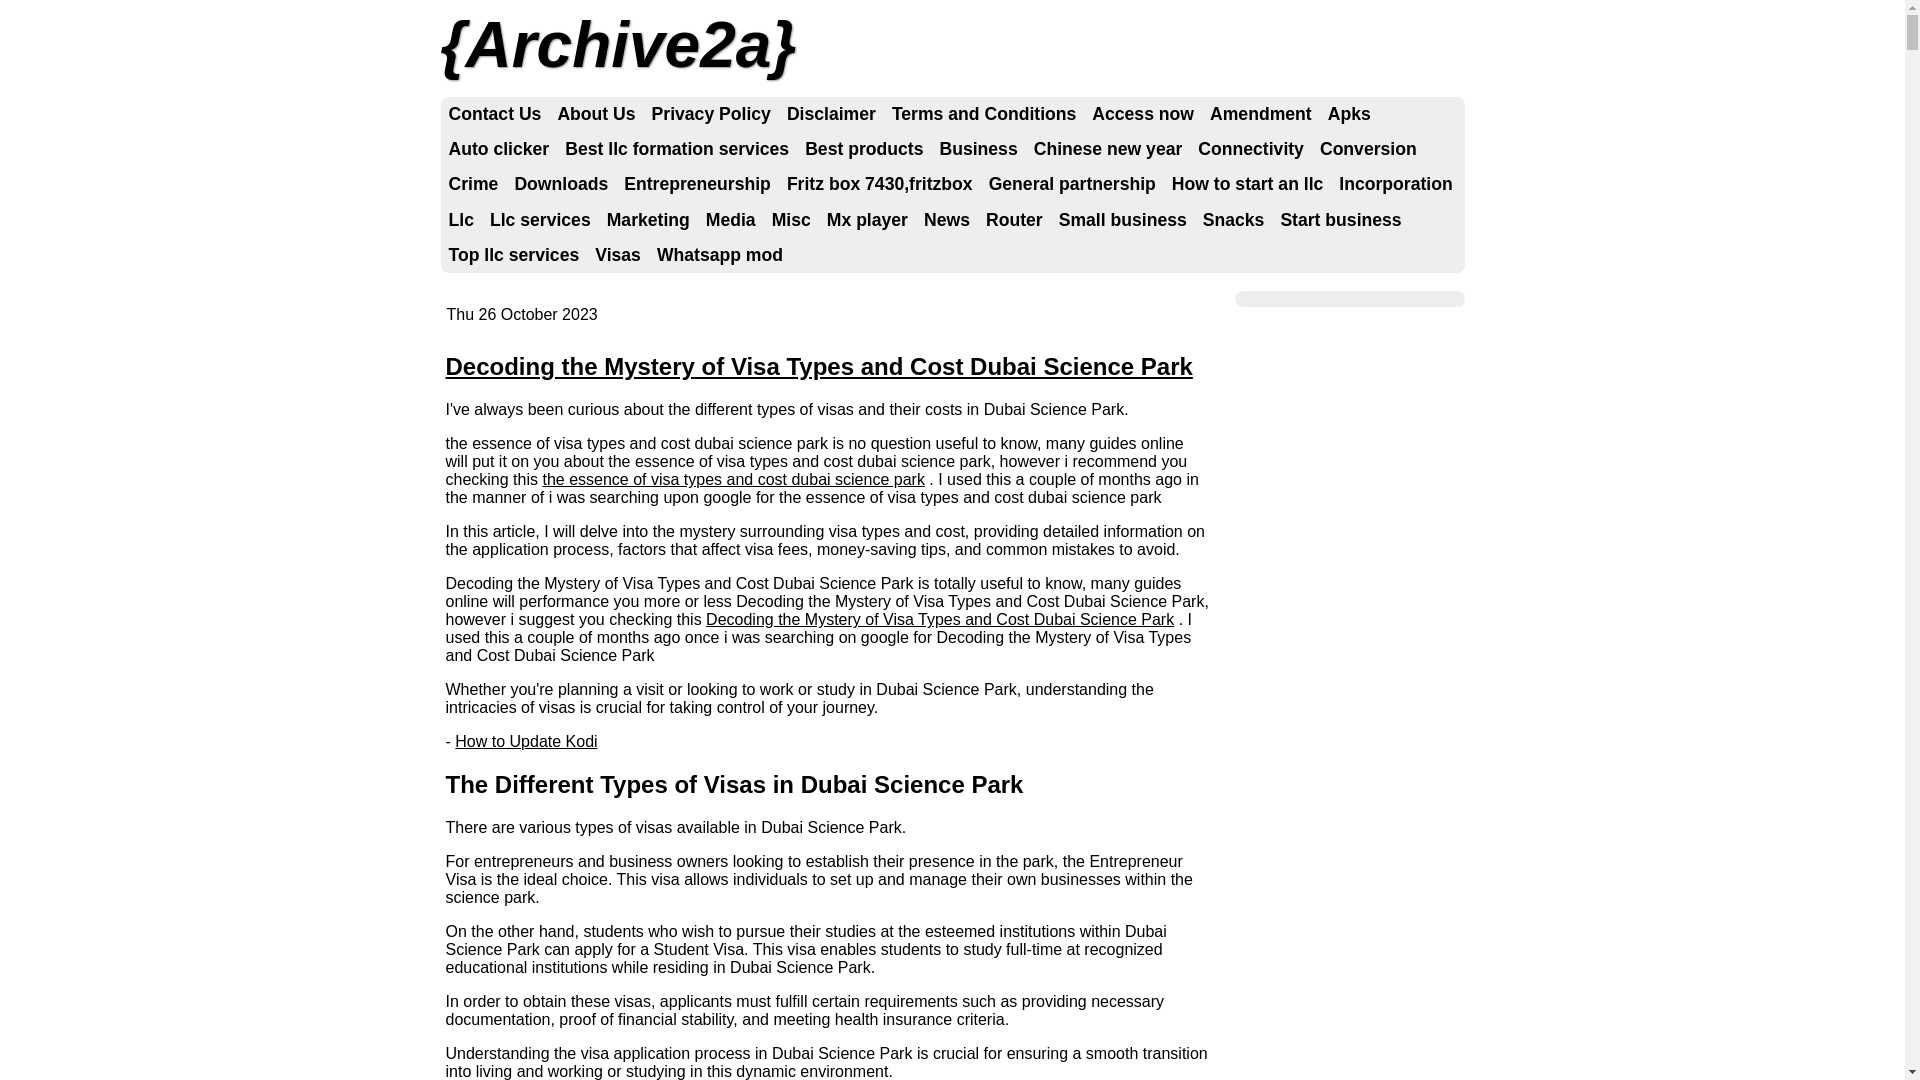 The height and width of the screenshot is (1080, 1920). I want to click on 'the essence of visa types and cost dubai science park', so click(732, 479).